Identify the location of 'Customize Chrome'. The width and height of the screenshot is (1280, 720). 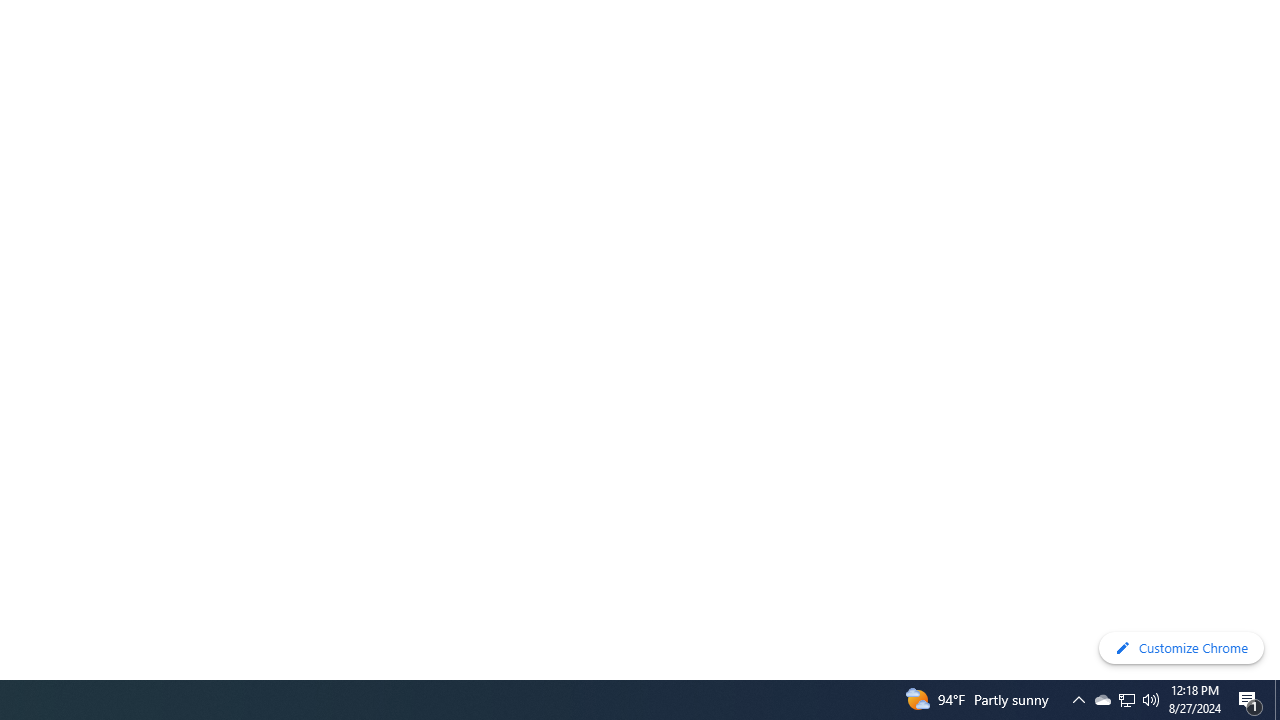
(1181, 648).